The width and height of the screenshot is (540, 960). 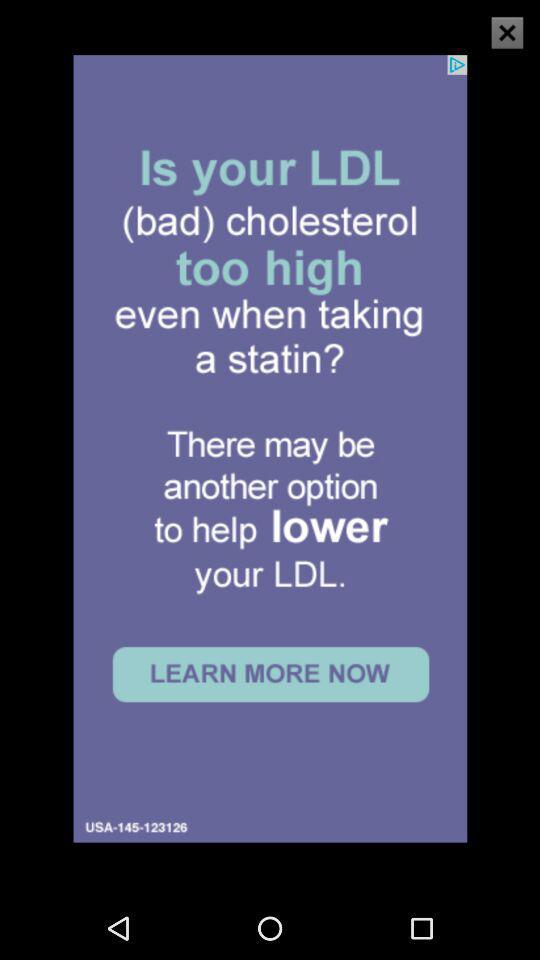 What do you see at coordinates (507, 34) in the screenshot?
I see `the close icon` at bounding box center [507, 34].